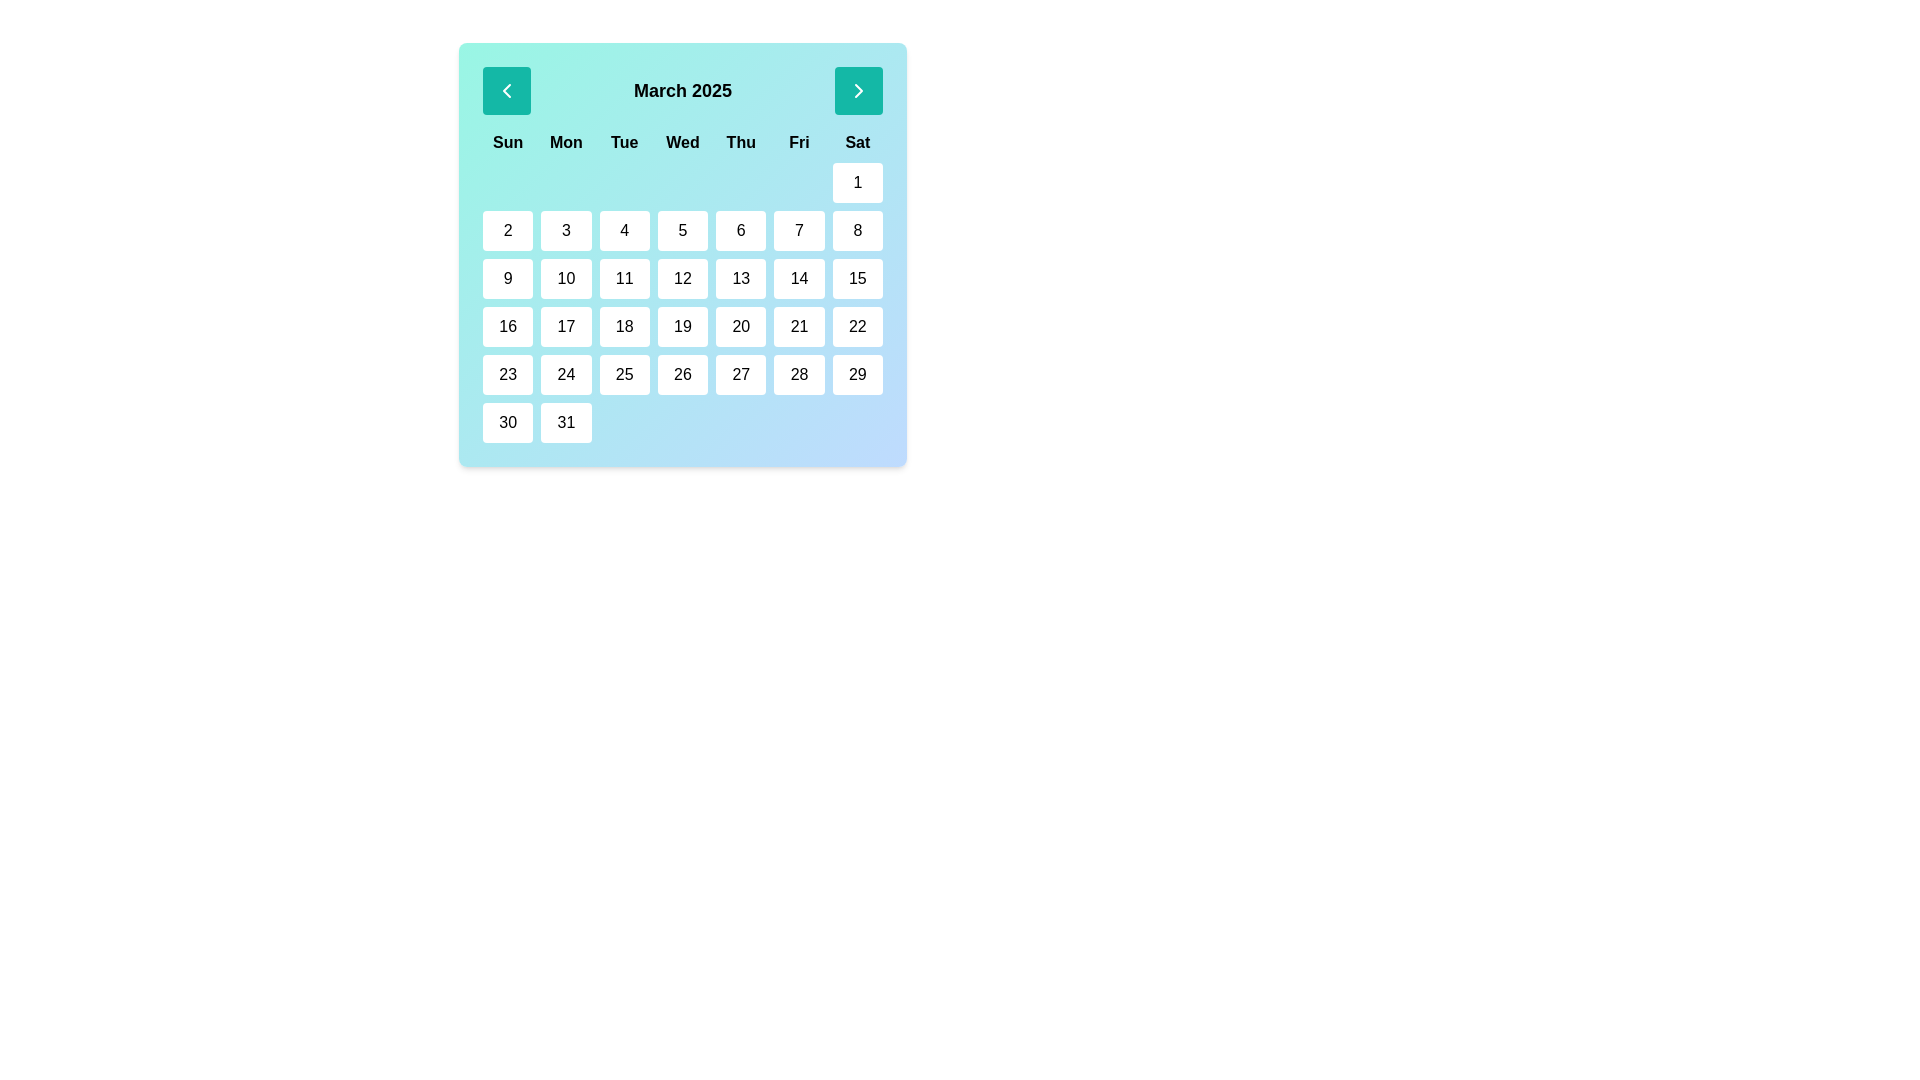 The height and width of the screenshot is (1080, 1920). What do you see at coordinates (565, 230) in the screenshot?
I see `the Calendar day button located in the second column of the second row, below 'Mon', and adjacent to the '2' and '4' buttons` at bounding box center [565, 230].